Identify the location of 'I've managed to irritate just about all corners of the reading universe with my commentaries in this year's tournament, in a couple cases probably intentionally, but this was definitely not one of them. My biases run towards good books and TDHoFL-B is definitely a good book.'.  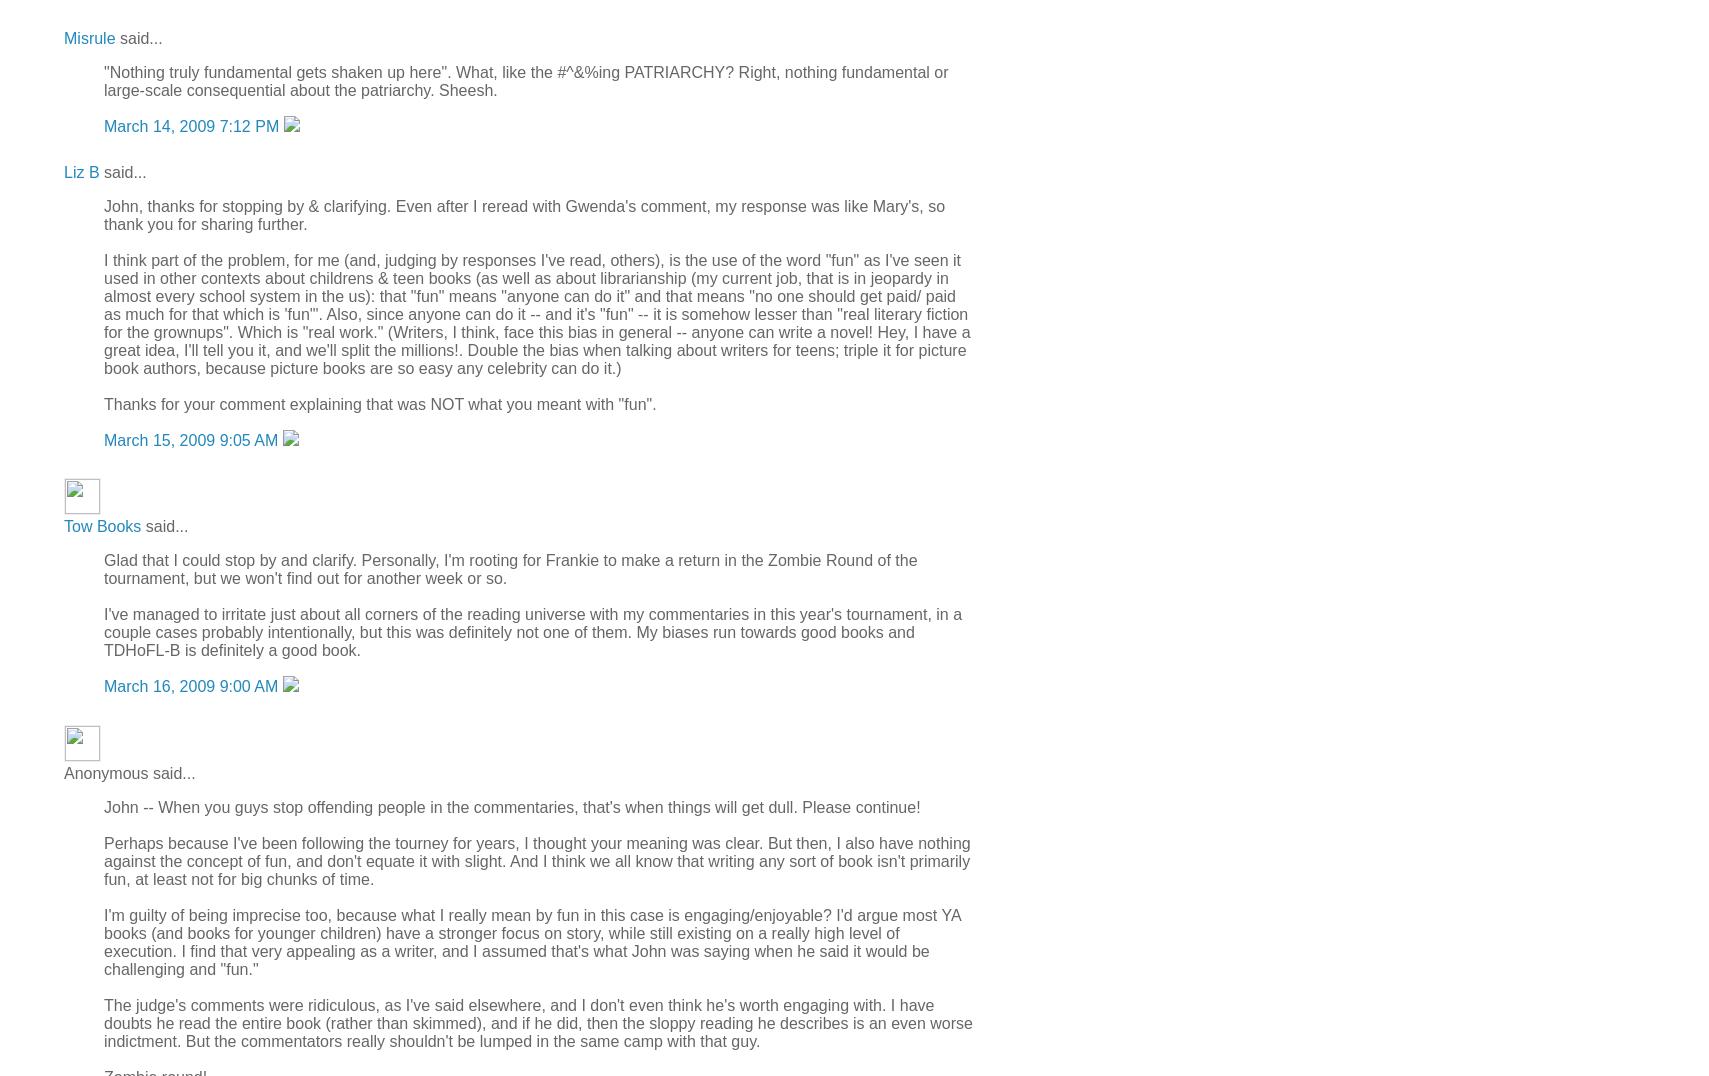
(532, 631).